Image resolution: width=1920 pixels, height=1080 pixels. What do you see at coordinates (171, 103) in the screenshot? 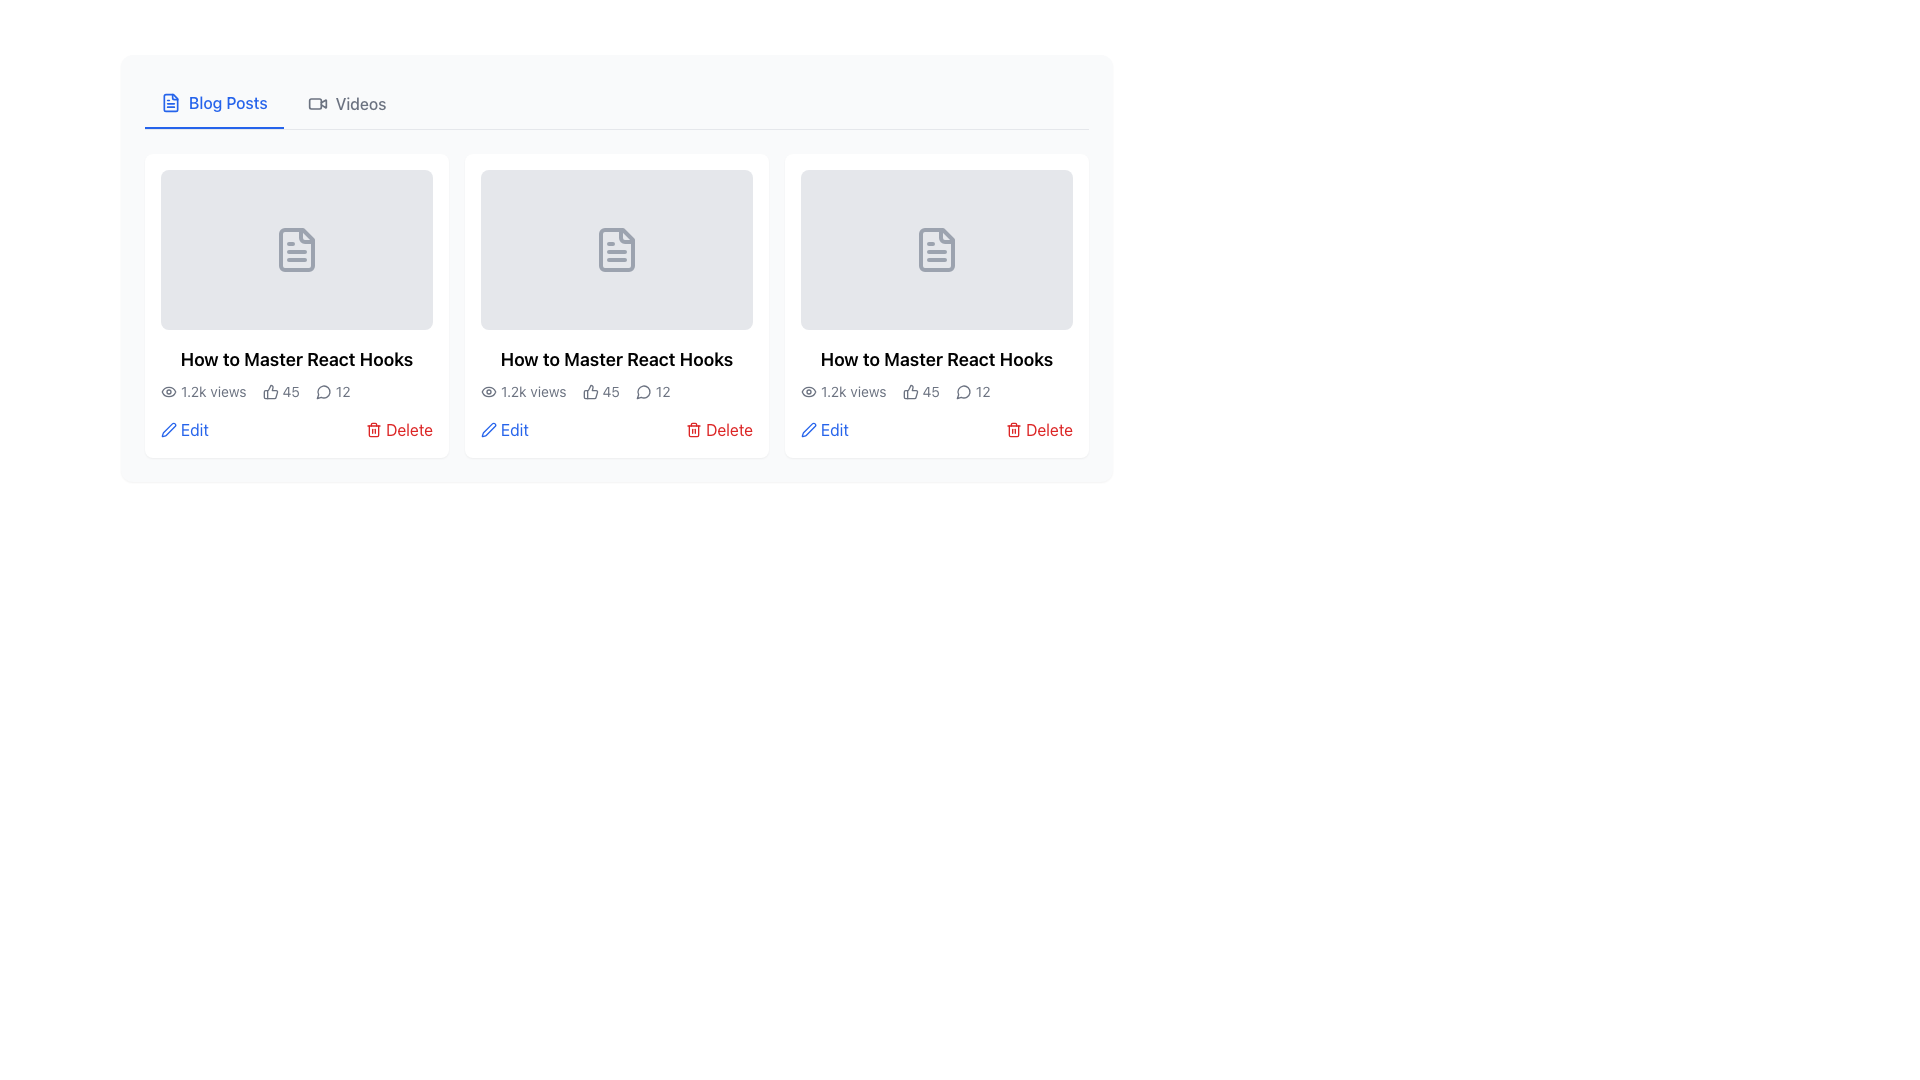
I see `the document icon located to the left of the 'Blog Posts' navigation label, which is styled in a minimalistic outline with a blue color scheme` at bounding box center [171, 103].